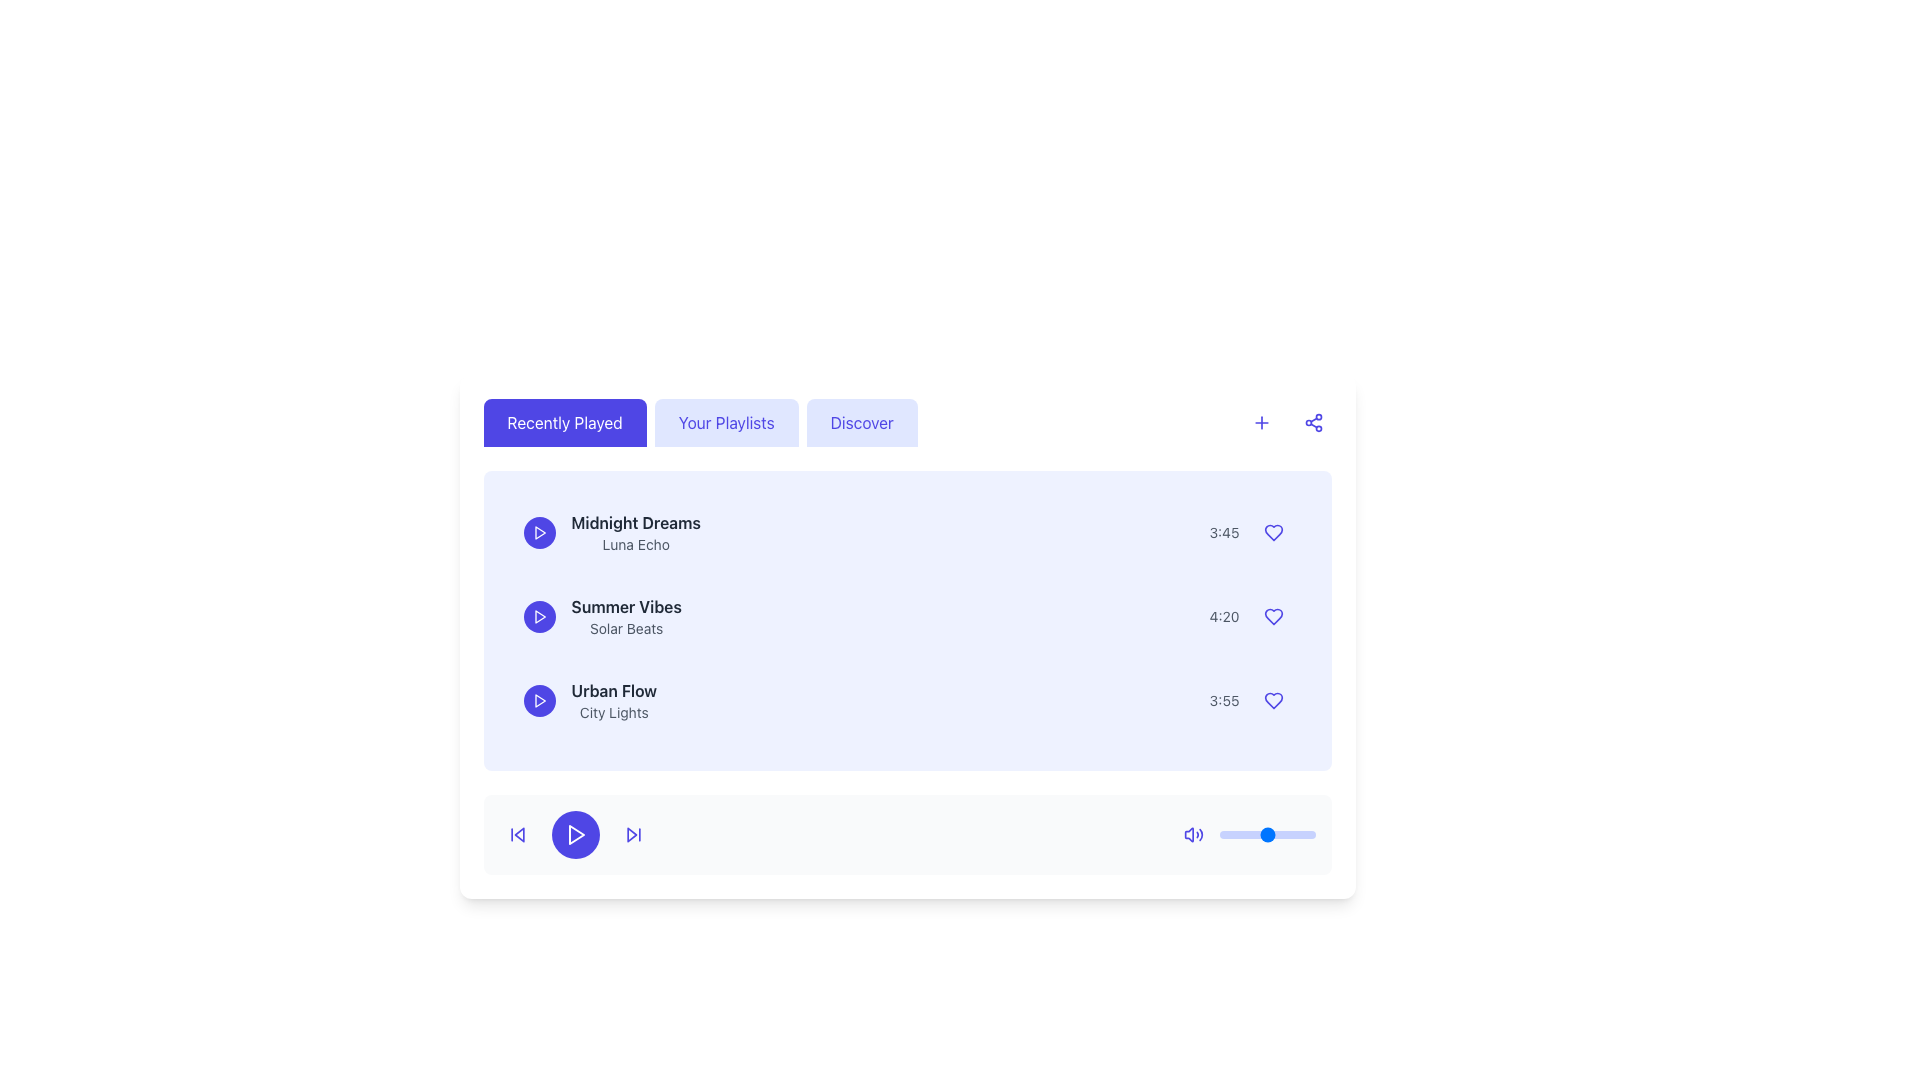  Describe the element at coordinates (1223, 531) in the screenshot. I see `the text label displaying '3:45' located in the right section of the first item in the playlist, next to a heart icon` at that location.